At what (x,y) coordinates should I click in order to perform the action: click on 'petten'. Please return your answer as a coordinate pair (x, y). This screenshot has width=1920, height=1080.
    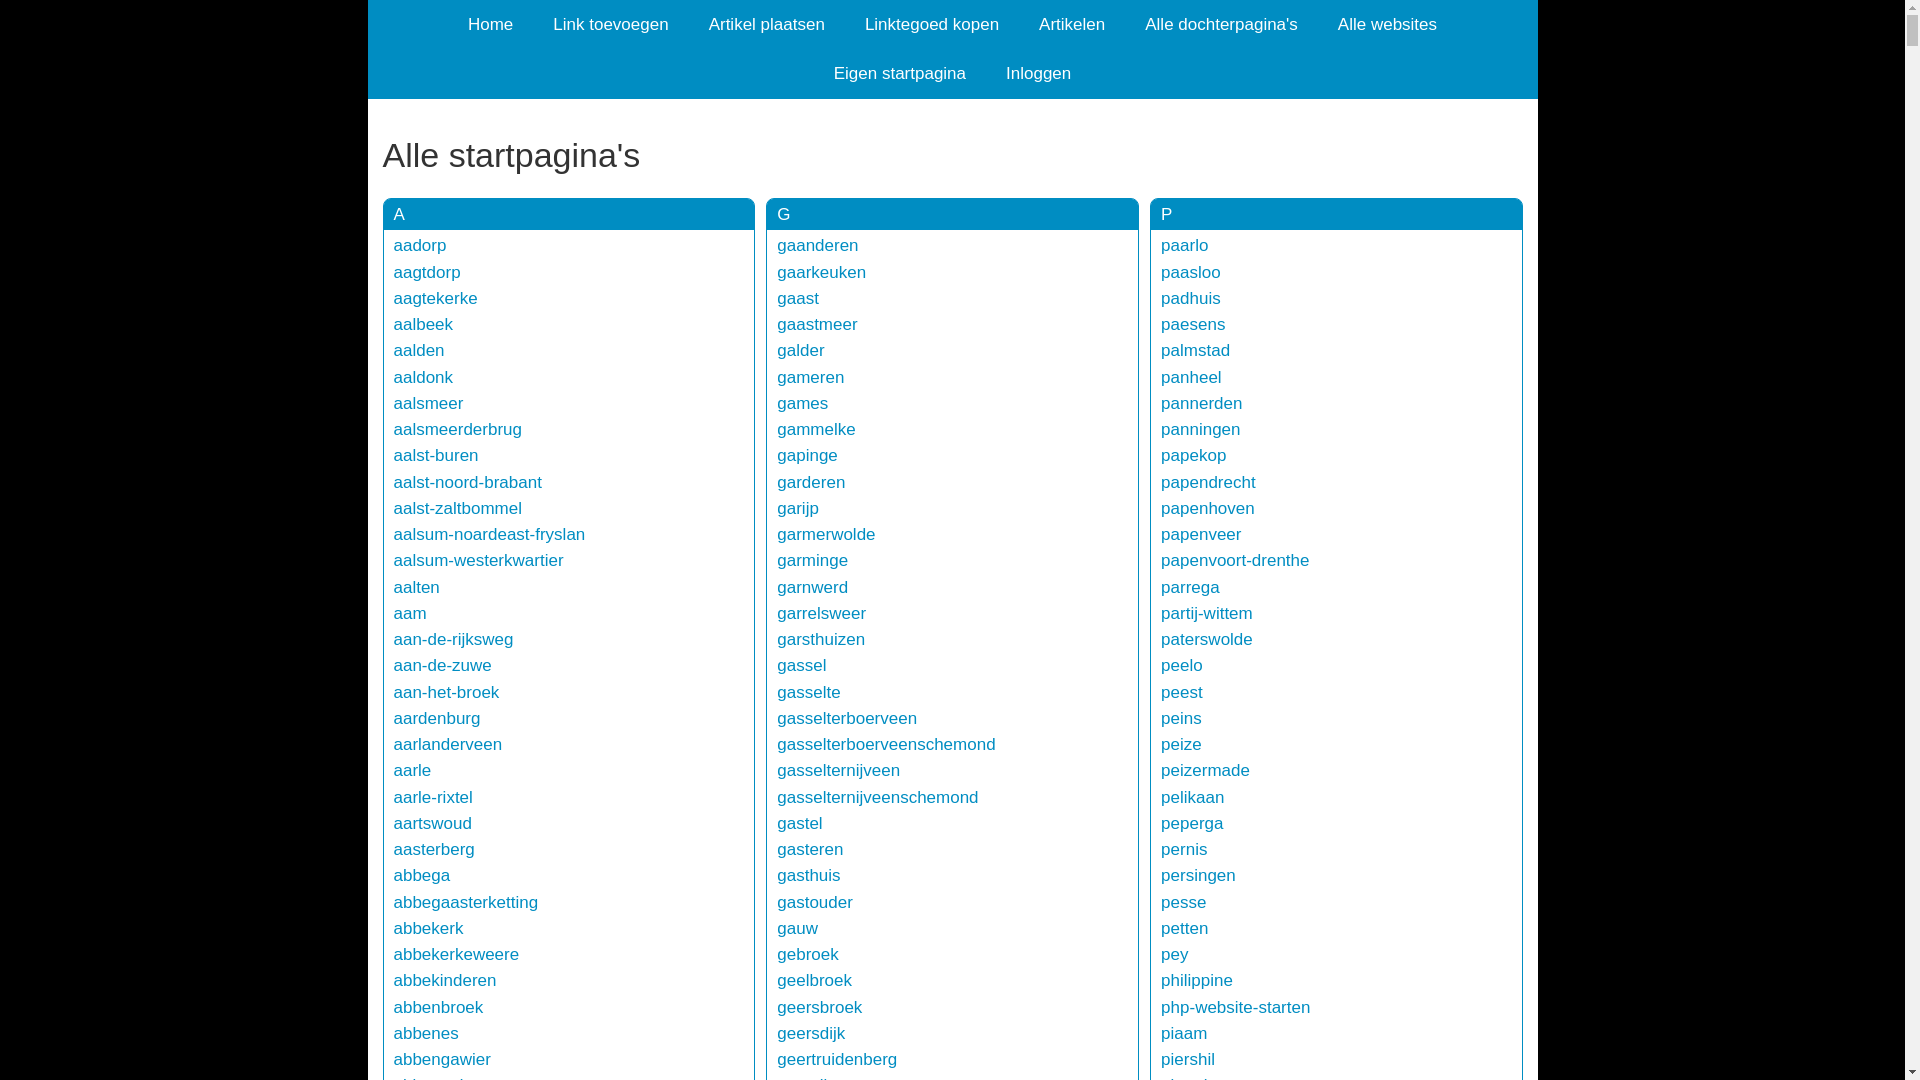
    Looking at the image, I should click on (1184, 928).